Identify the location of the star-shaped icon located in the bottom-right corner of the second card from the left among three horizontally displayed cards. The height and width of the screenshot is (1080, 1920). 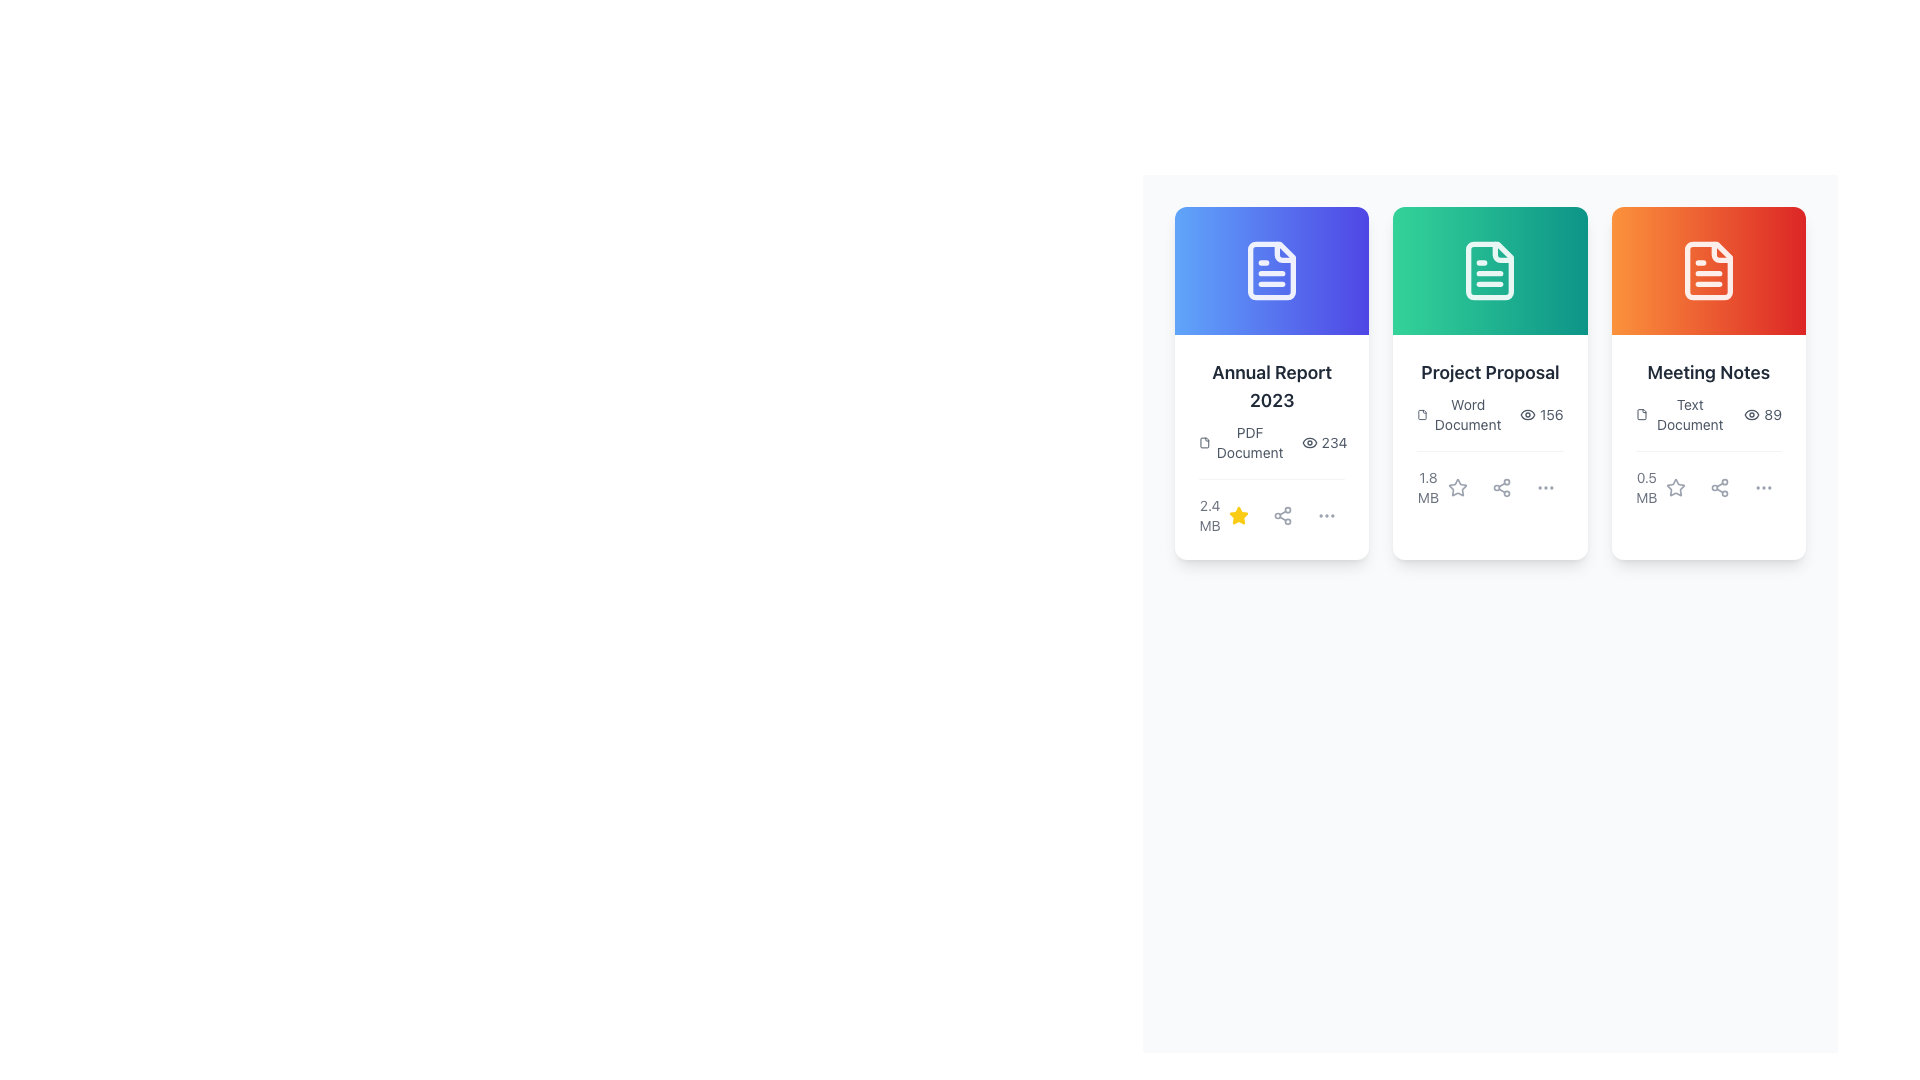
(1457, 487).